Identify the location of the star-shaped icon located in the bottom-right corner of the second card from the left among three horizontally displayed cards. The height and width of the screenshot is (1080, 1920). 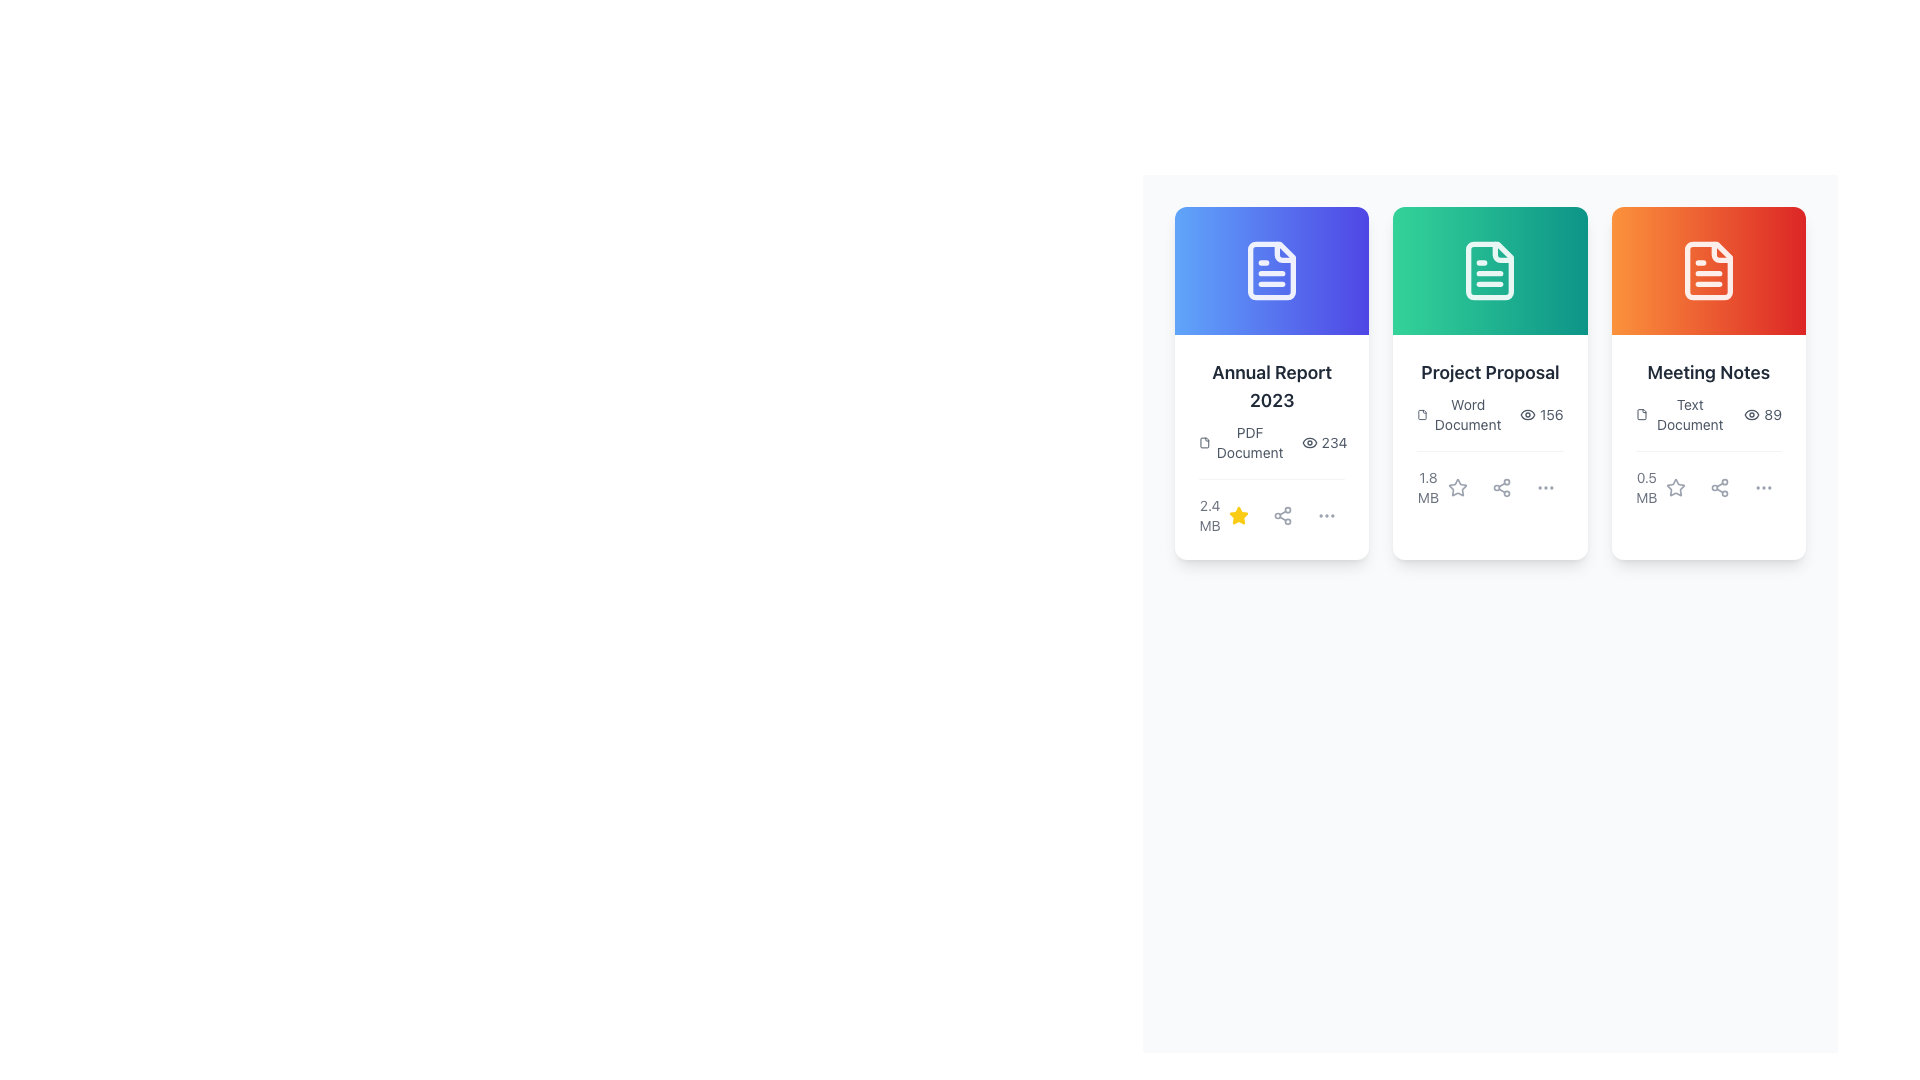
(1457, 487).